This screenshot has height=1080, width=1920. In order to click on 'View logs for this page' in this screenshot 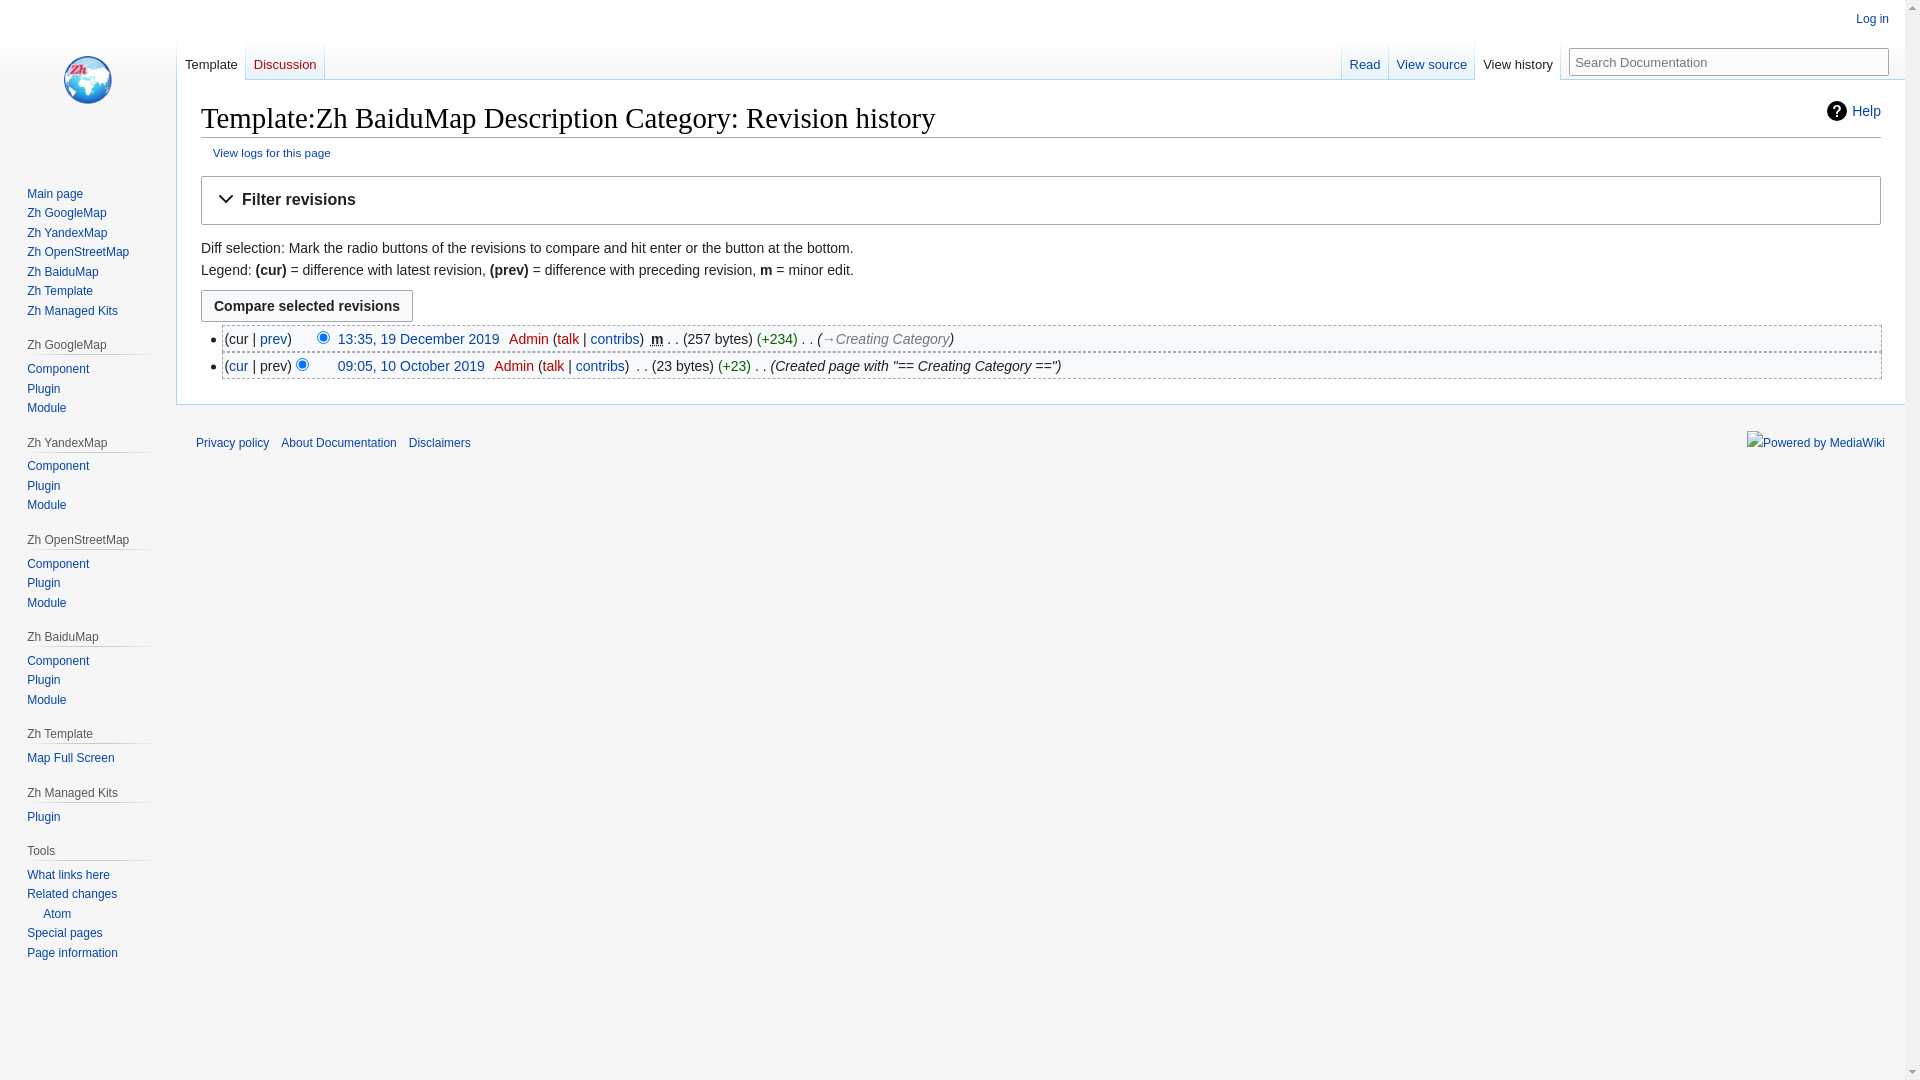, I will do `click(271, 151)`.